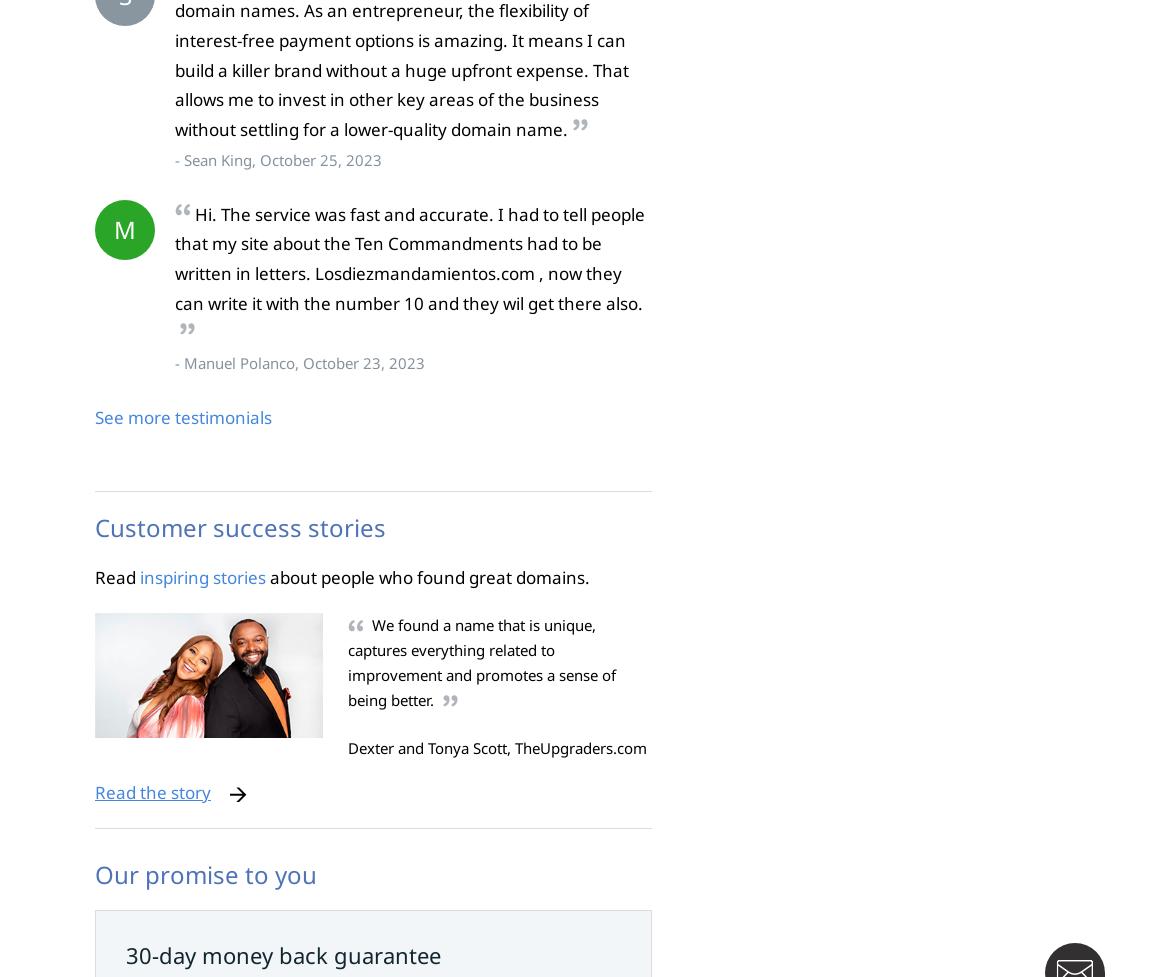 The image size is (1150, 977). What do you see at coordinates (264, 576) in the screenshot?
I see `'about people who found great domains.'` at bounding box center [264, 576].